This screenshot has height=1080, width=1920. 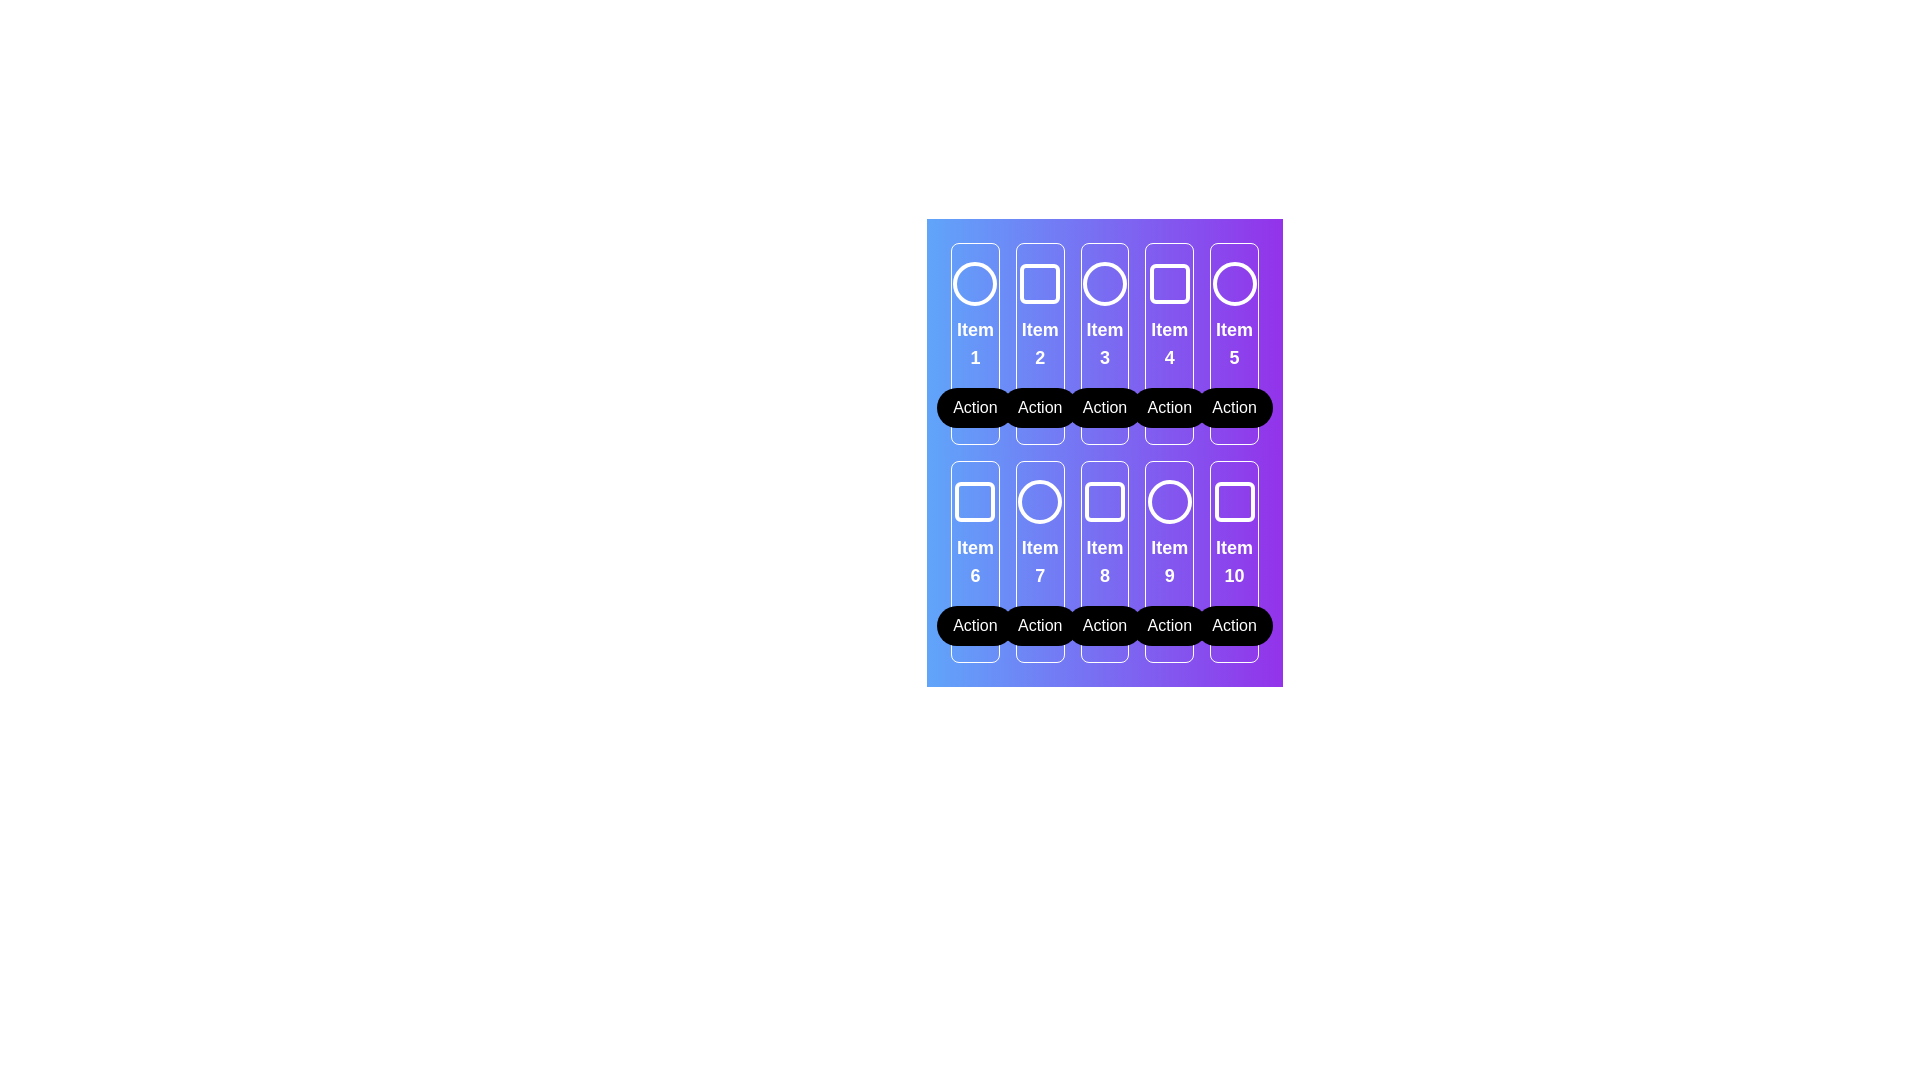 What do you see at coordinates (1103, 342) in the screenshot?
I see `the non-interactive Text Label located in the first row and third column of the grid layout, which serves as a description for the corresponding item` at bounding box center [1103, 342].